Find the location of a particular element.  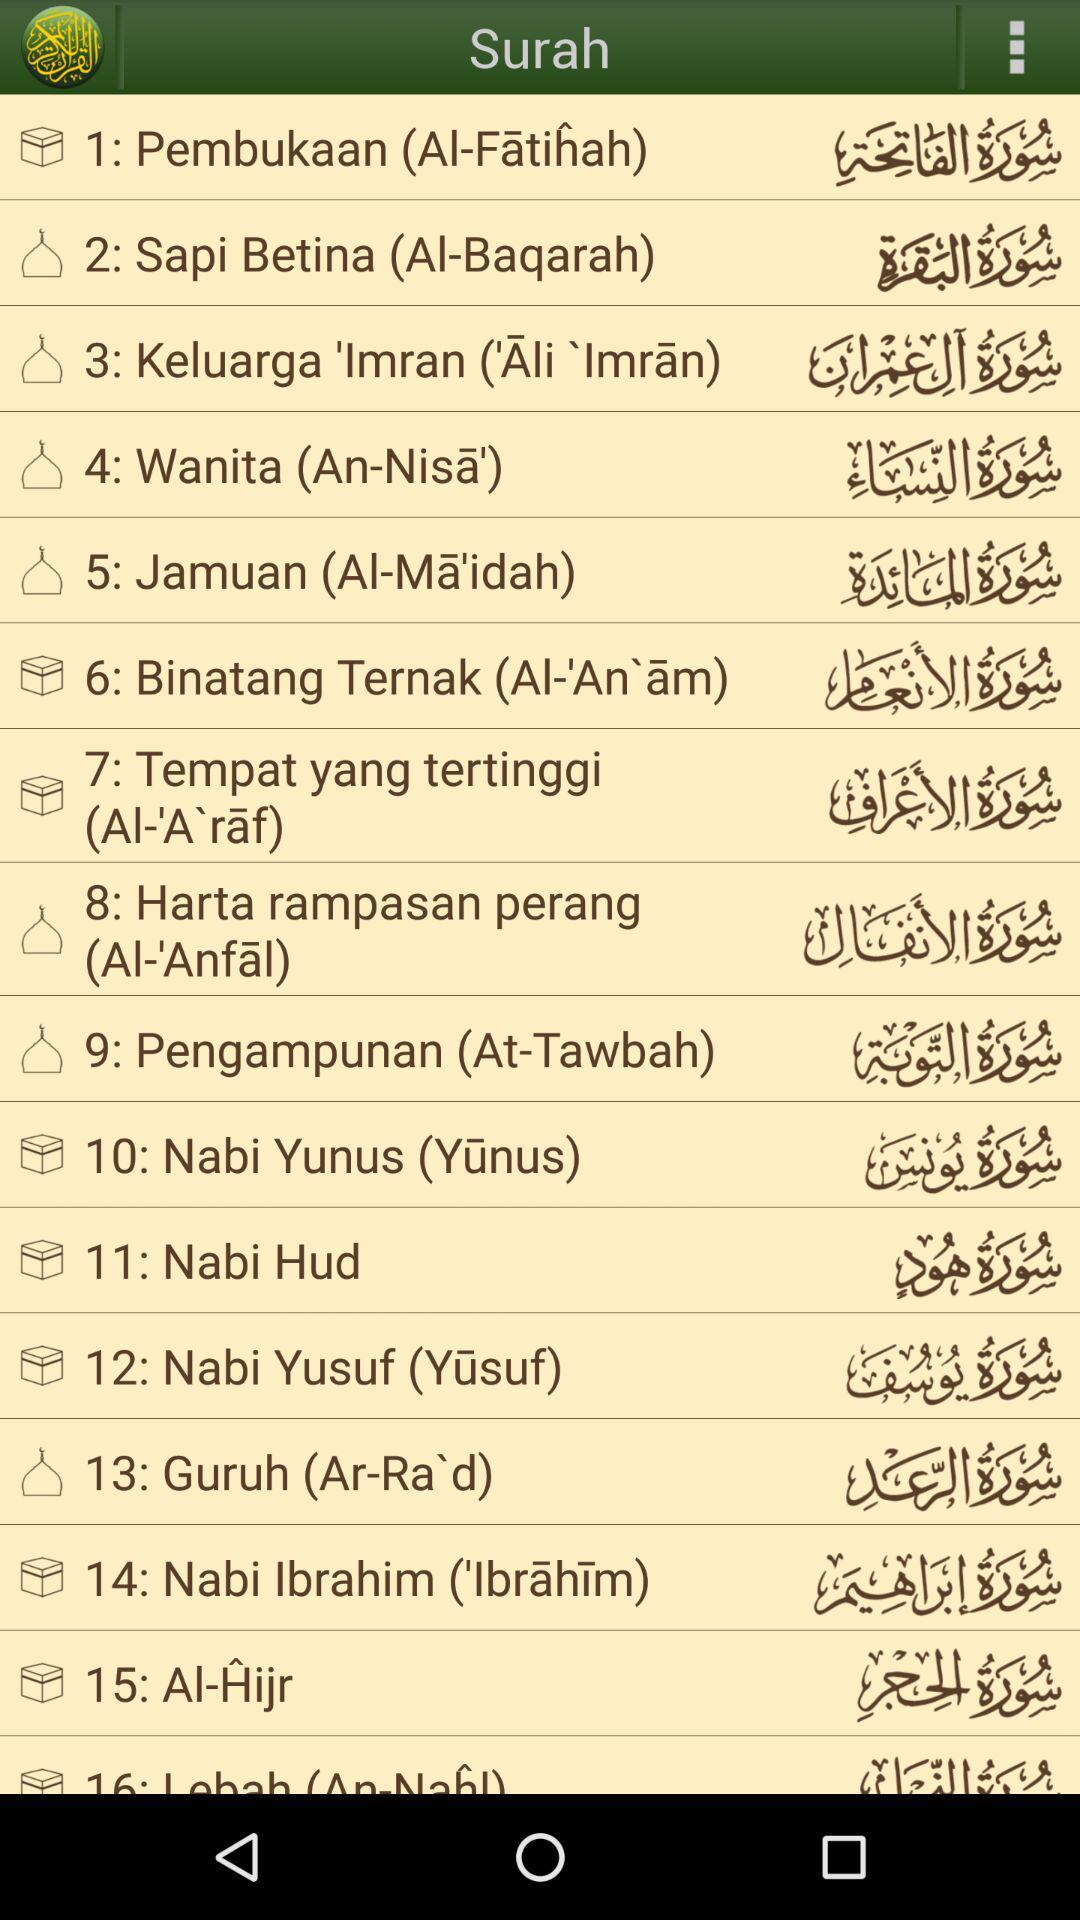

2 sapi betina app is located at coordinates (424, 251).